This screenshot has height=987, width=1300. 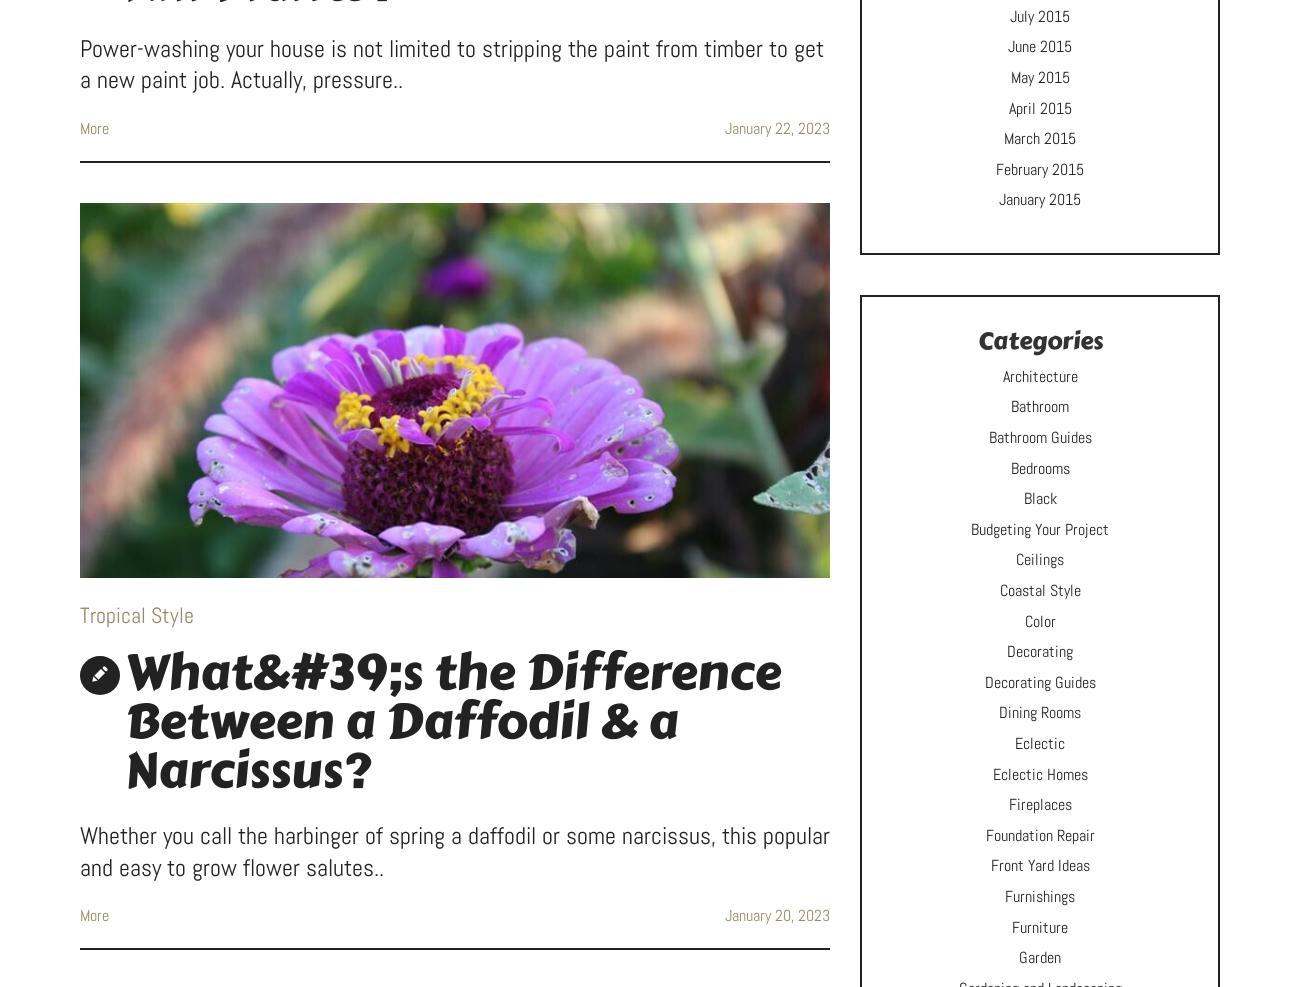 I want to click on 'Ceilings', so click(x=1040, y=559).